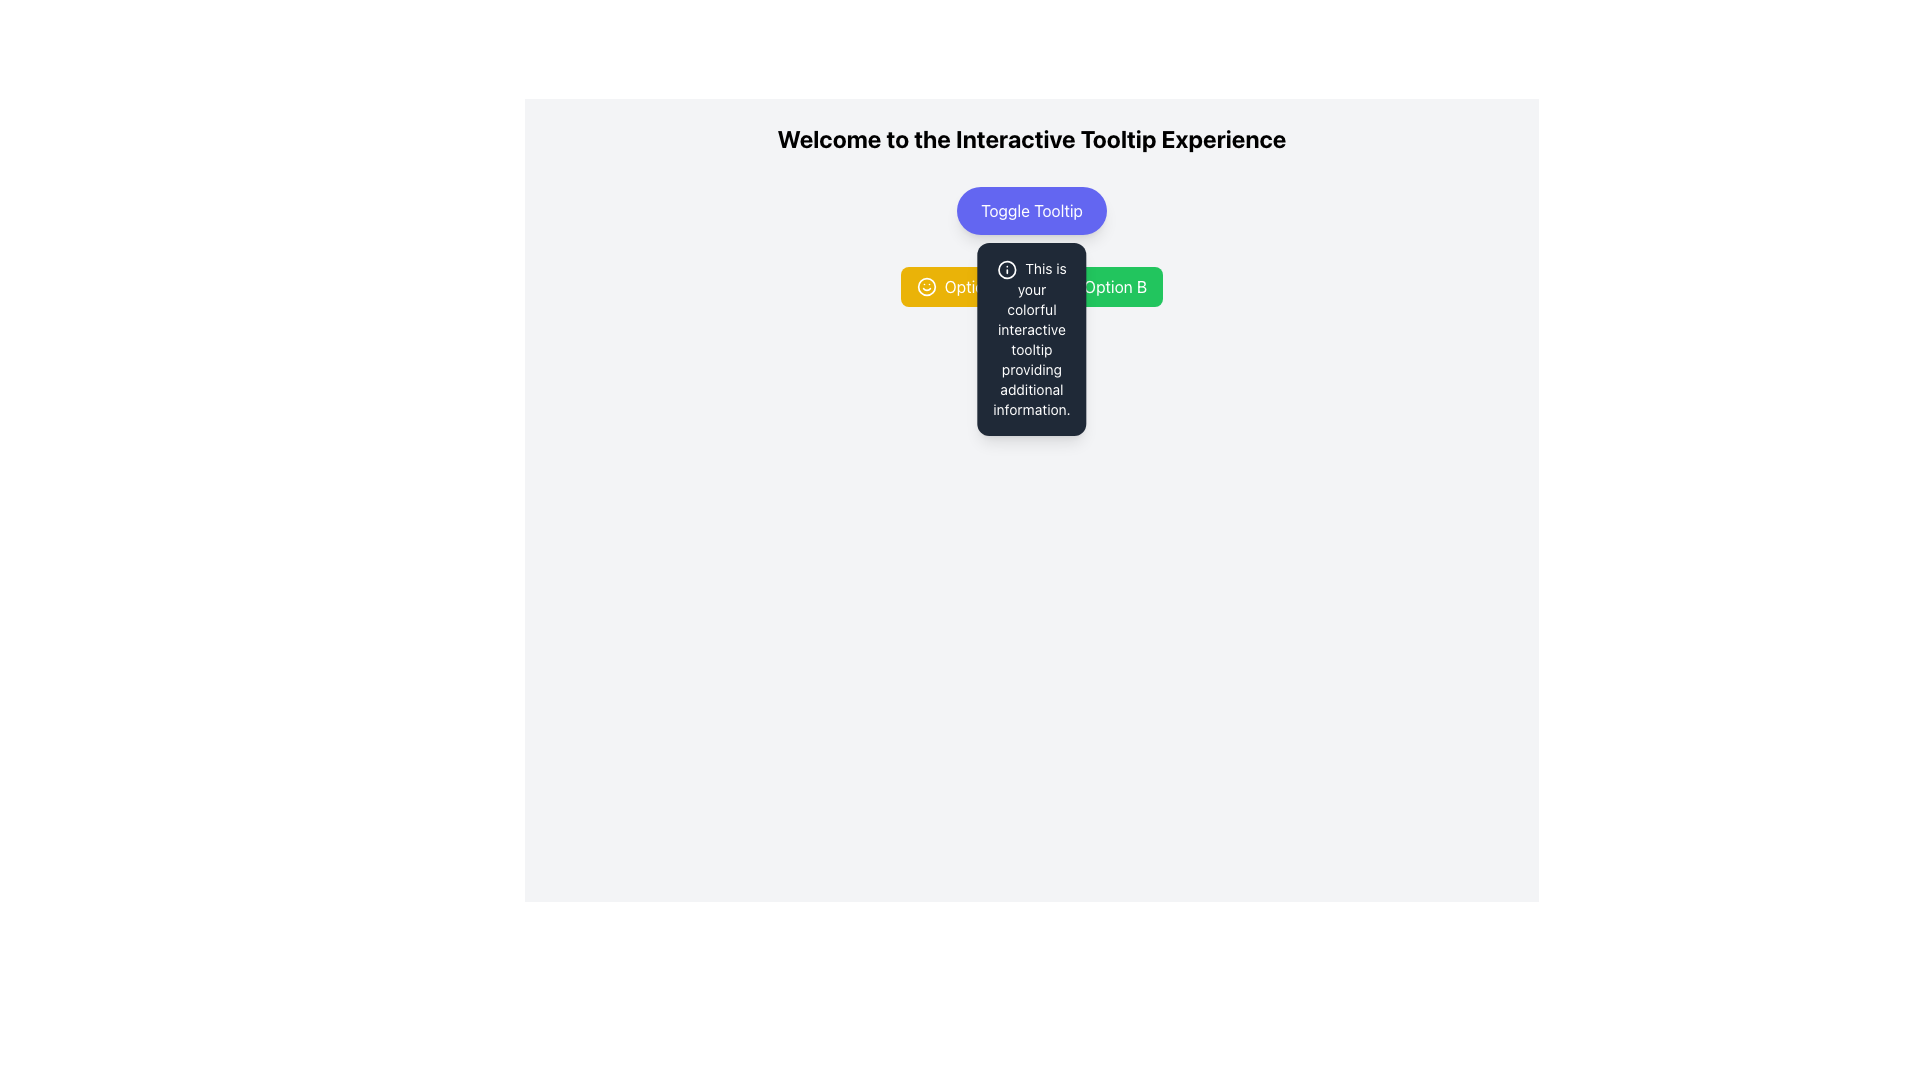 This screenshot has width=1920, height=1080. I want to click on the circular graphic element with a yellow fill located in the 'Option A' section, which is aligned centrally along the vertical axis, so click(925, 286).